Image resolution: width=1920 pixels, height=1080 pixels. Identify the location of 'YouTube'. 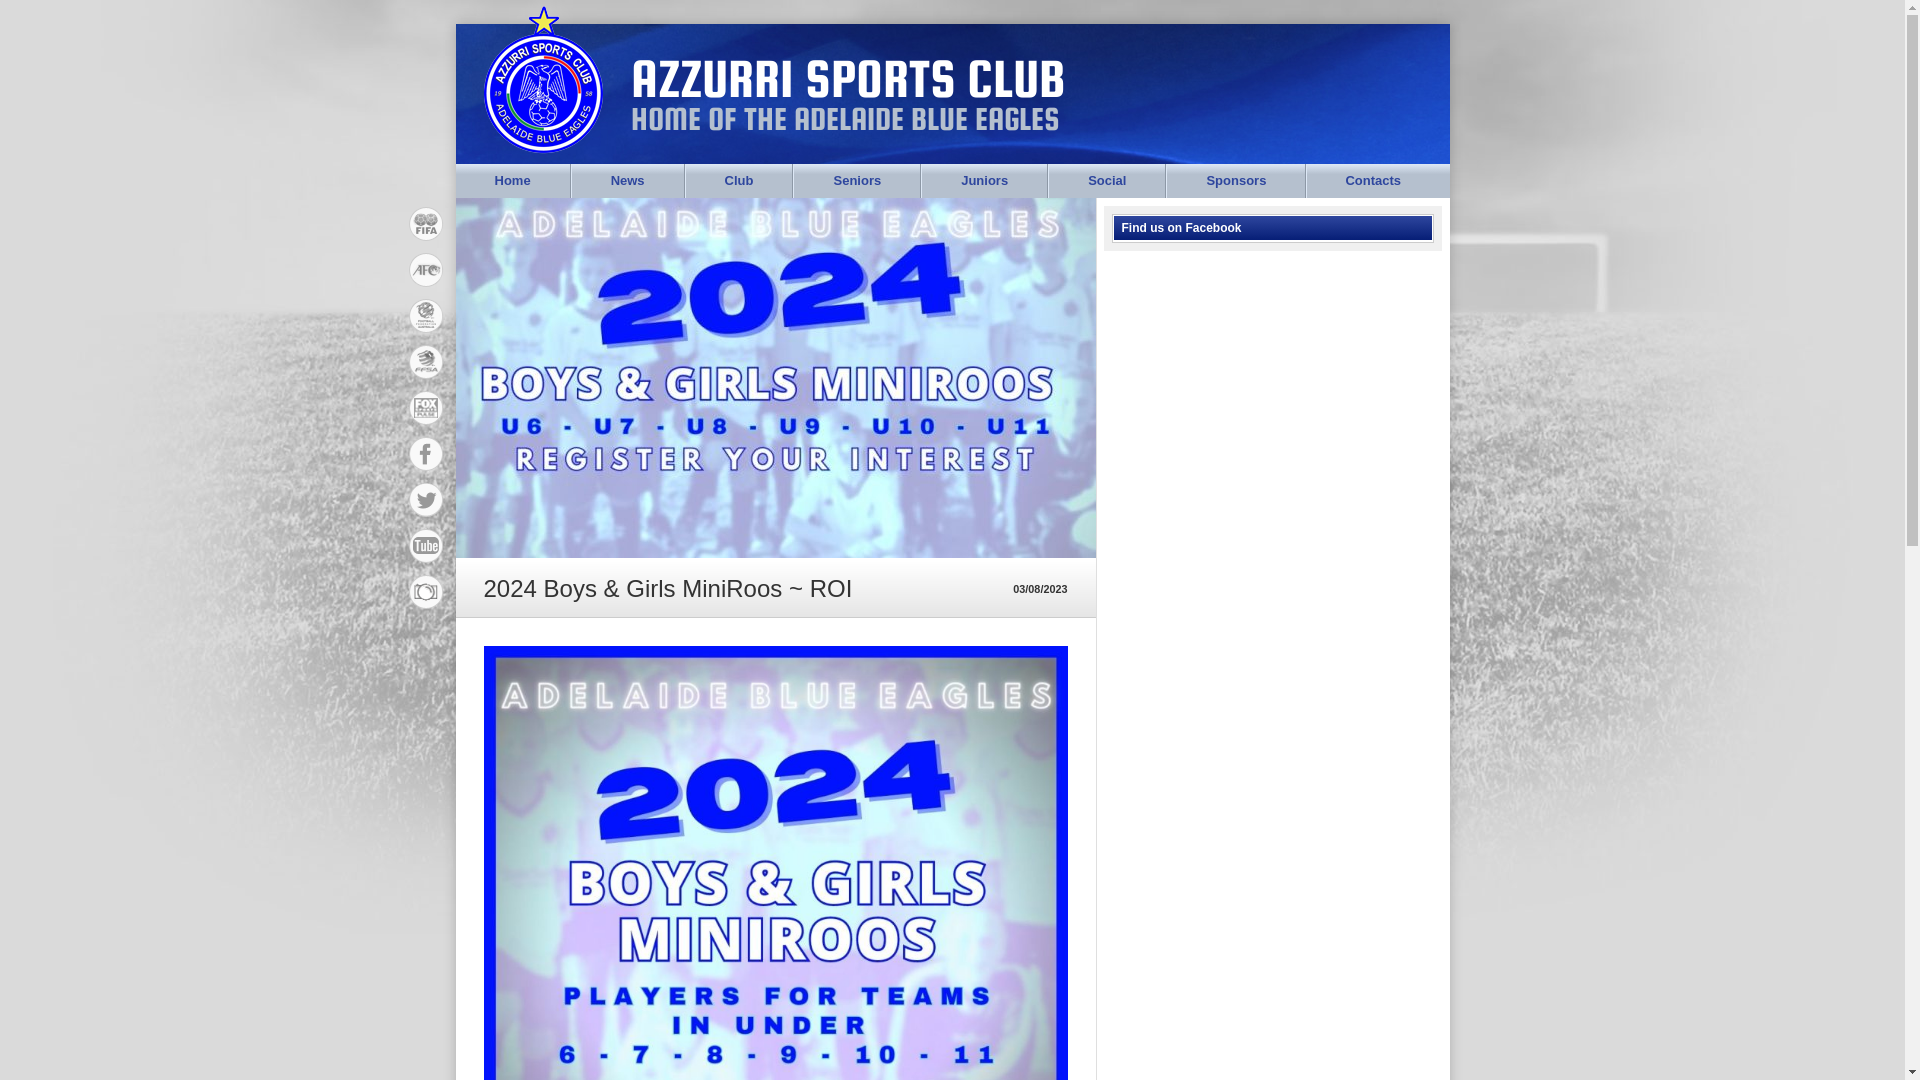
(407, 590).